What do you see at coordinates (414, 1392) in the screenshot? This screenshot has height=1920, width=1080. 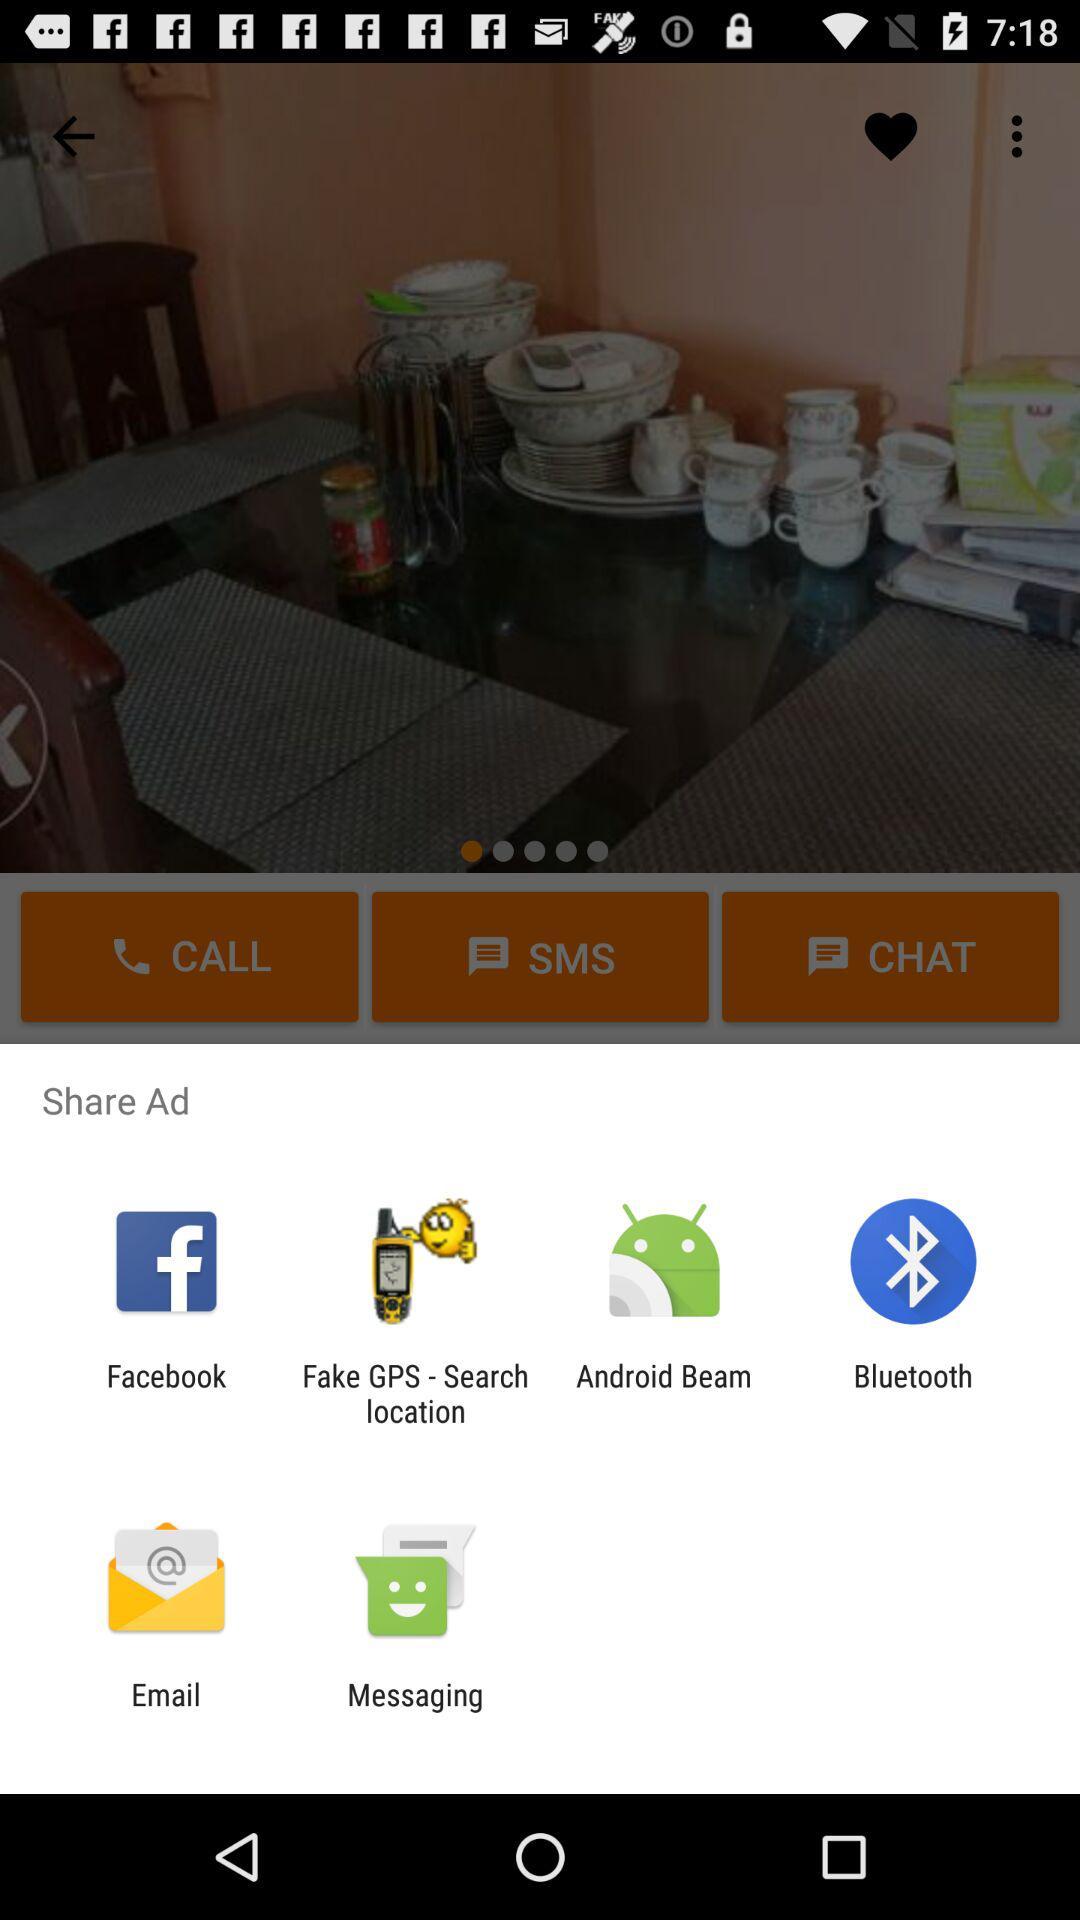 I see `the fake gps search` at bounding box center [414, 1392].